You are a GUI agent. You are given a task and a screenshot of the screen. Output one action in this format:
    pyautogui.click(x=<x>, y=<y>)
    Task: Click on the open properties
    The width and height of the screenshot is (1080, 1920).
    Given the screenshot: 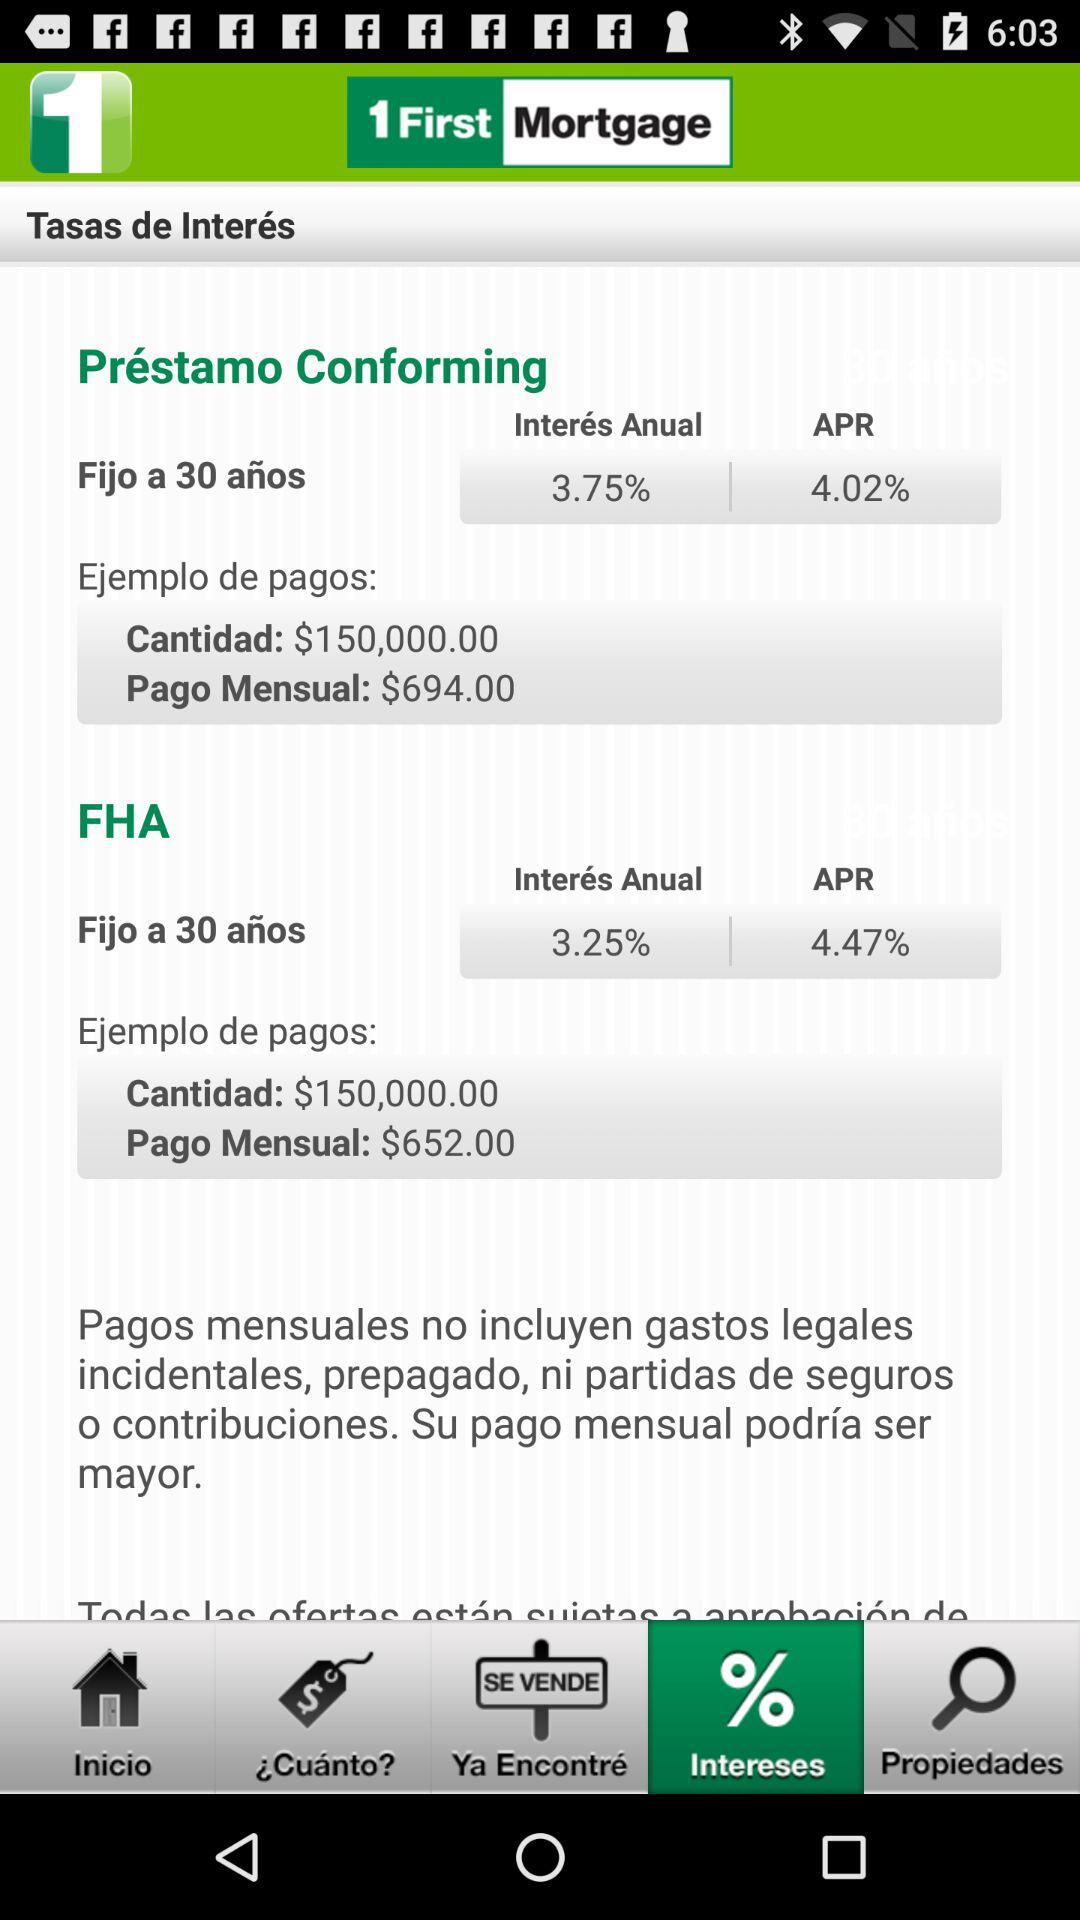 What is the action you would take?
    pyautogui.click(x=971, y=1706)
    